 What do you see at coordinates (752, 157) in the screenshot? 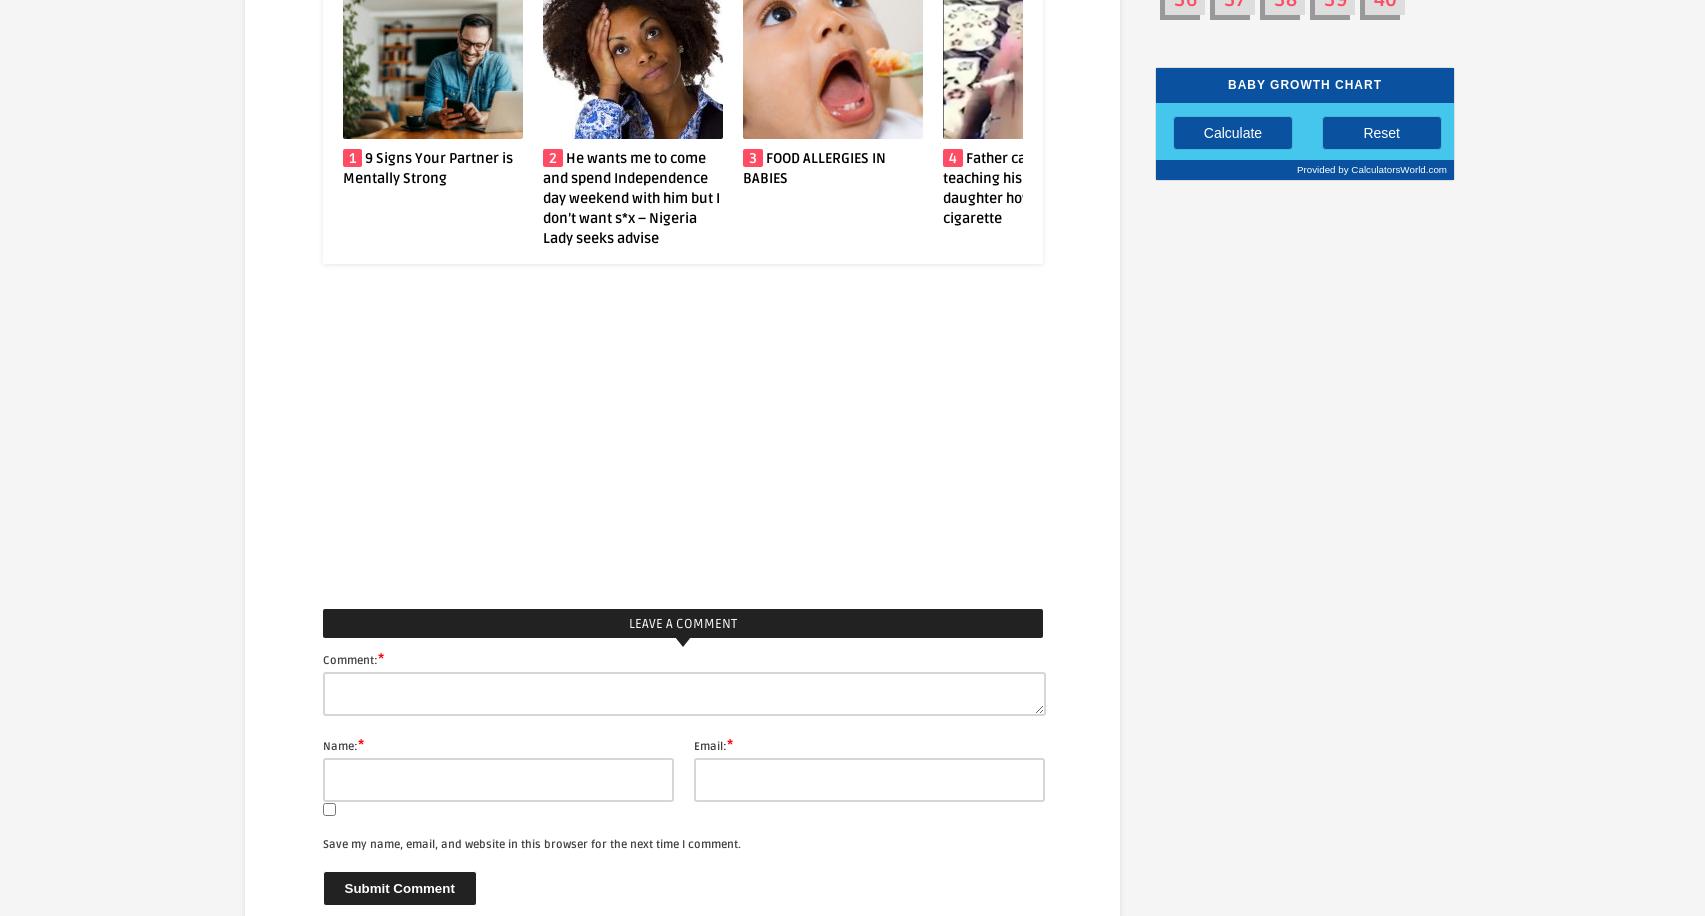
I see `'4'` at bounding box center [752, 157].